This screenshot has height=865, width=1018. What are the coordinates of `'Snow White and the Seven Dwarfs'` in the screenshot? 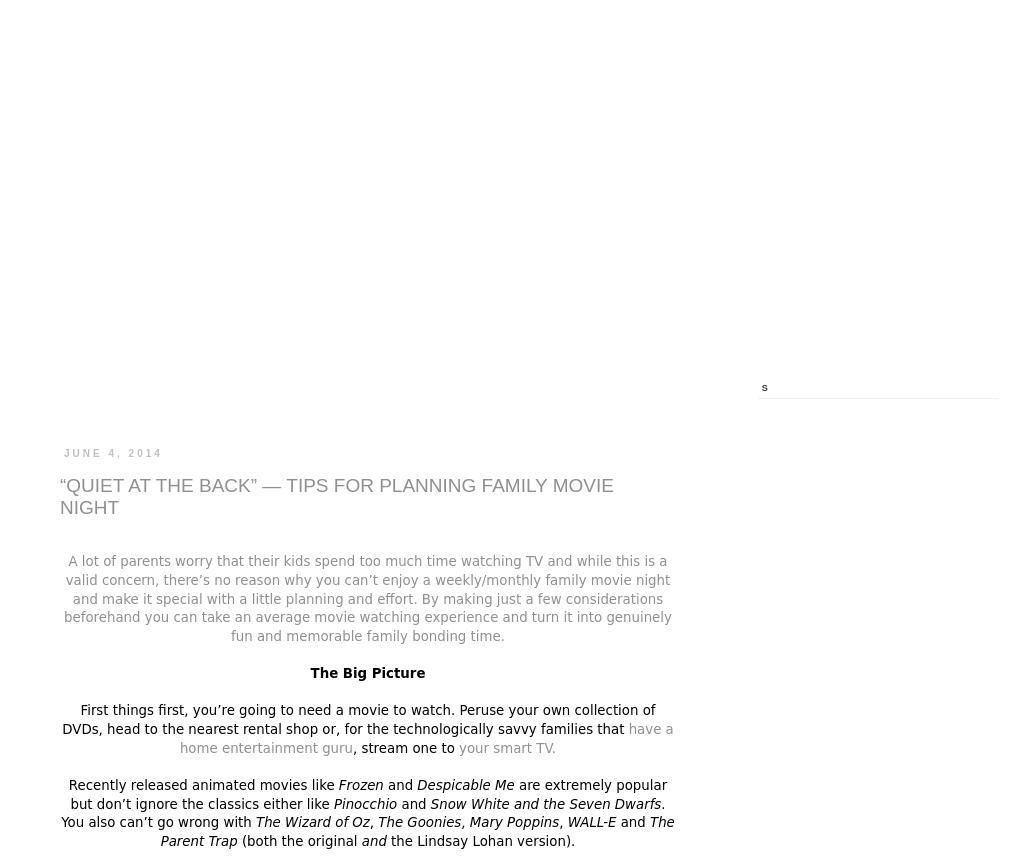 It's located at (544, 802).